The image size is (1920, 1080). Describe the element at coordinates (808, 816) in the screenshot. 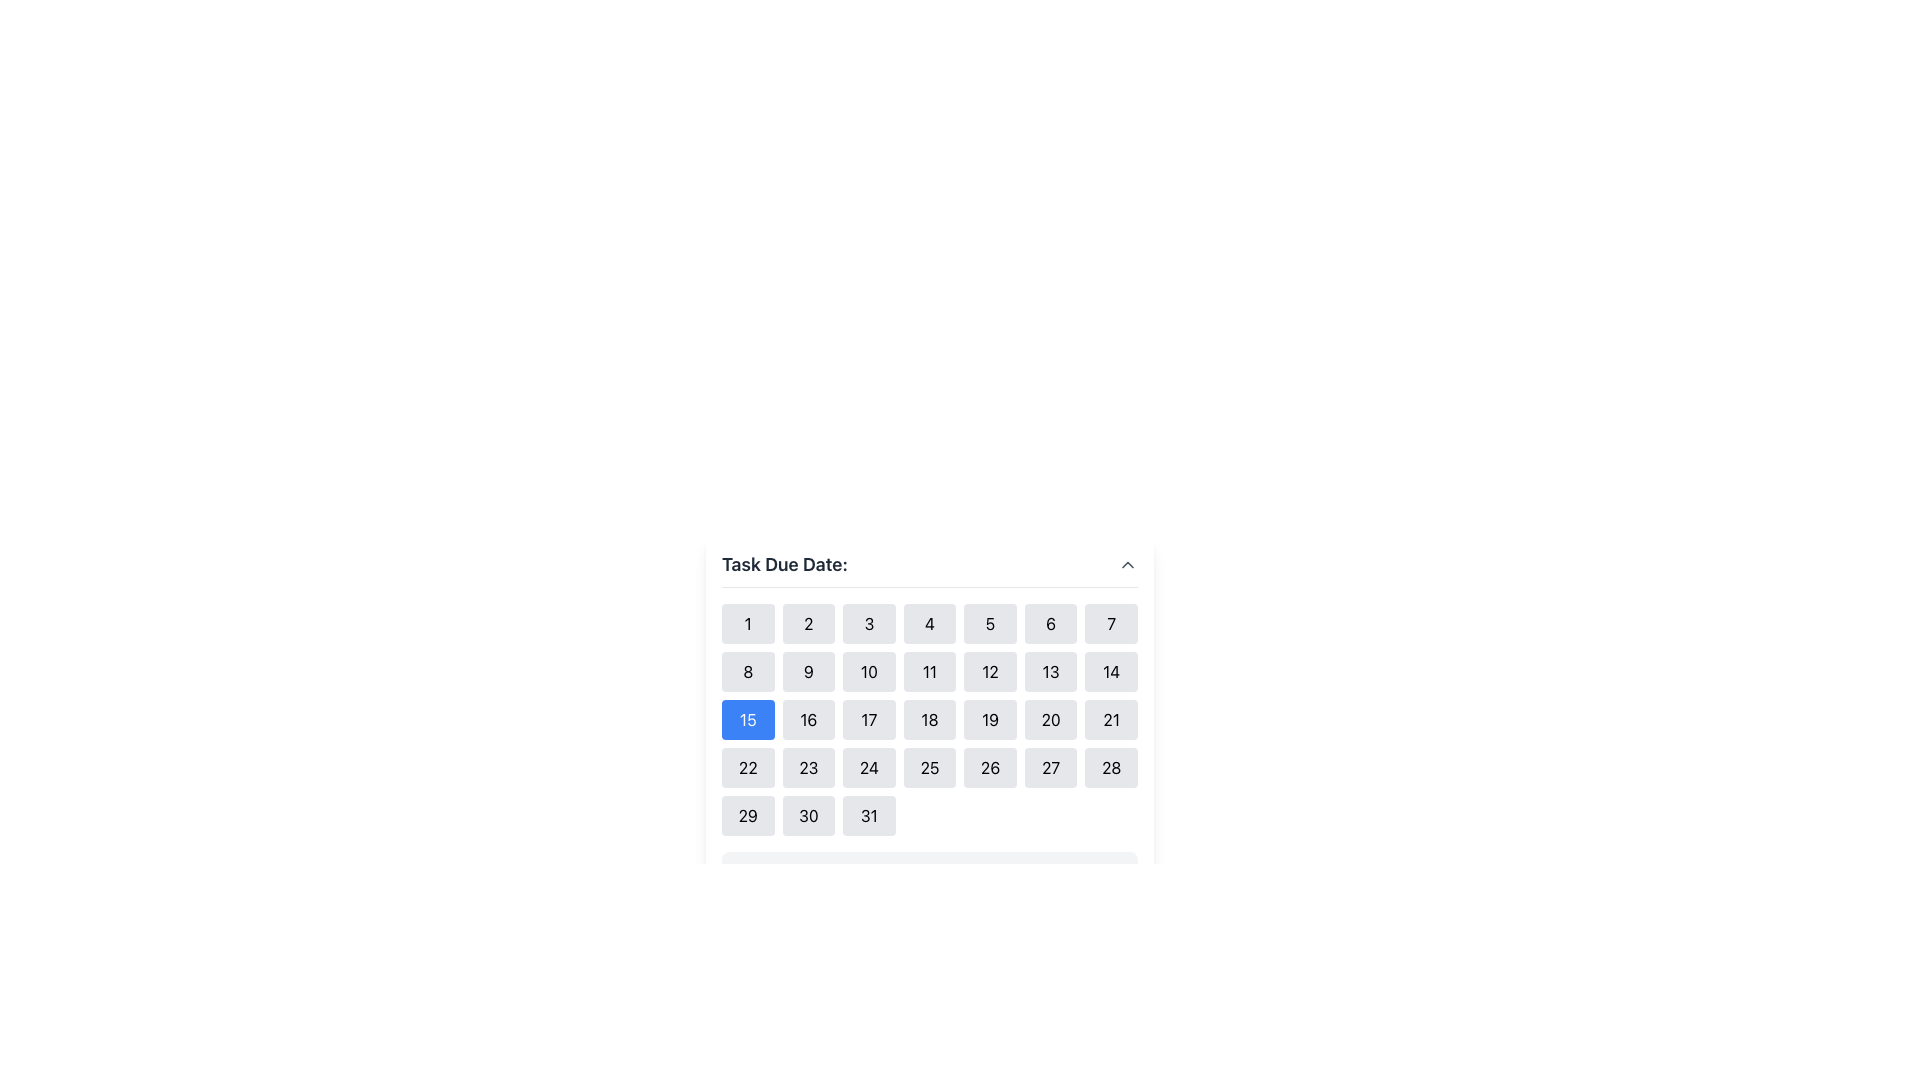

I see `the rectangular button labeled '30'` at that location.